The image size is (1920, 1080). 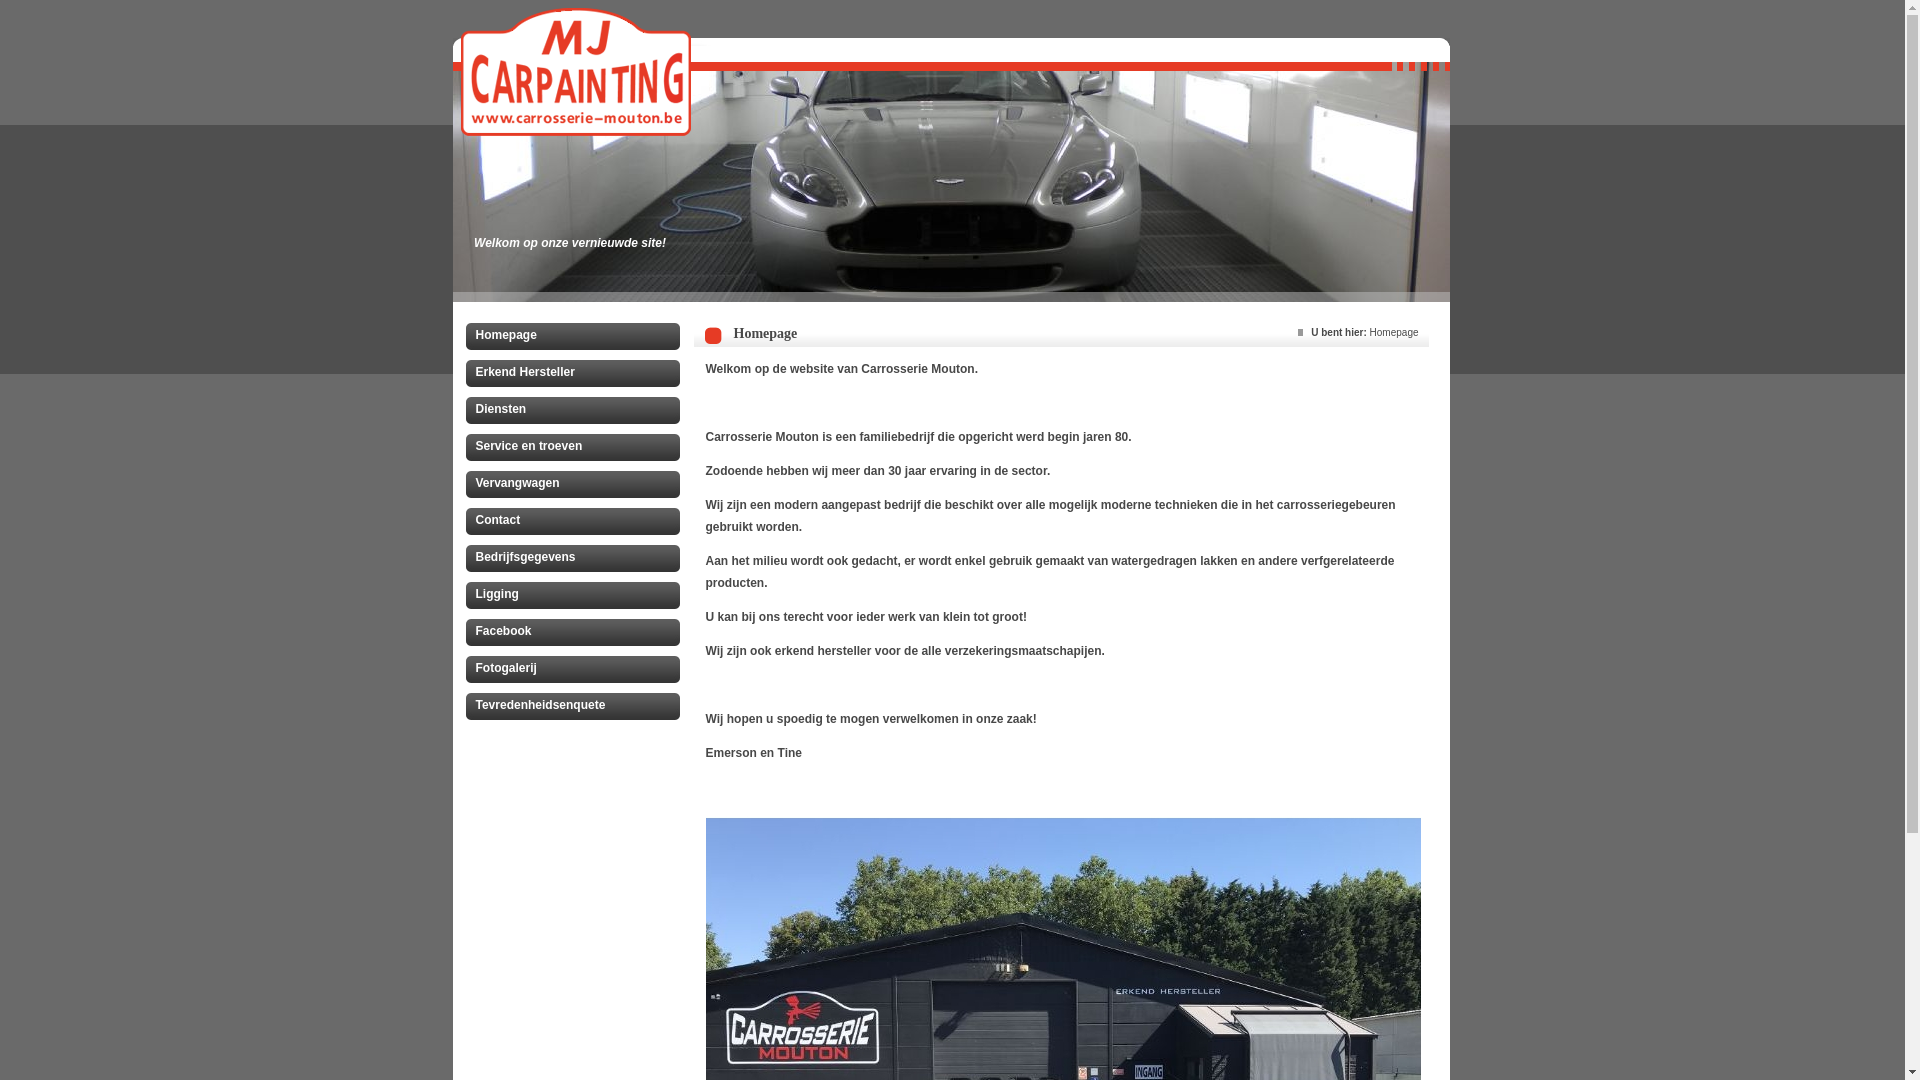 I want to click on 'Contact', so click(x=464, y=523).